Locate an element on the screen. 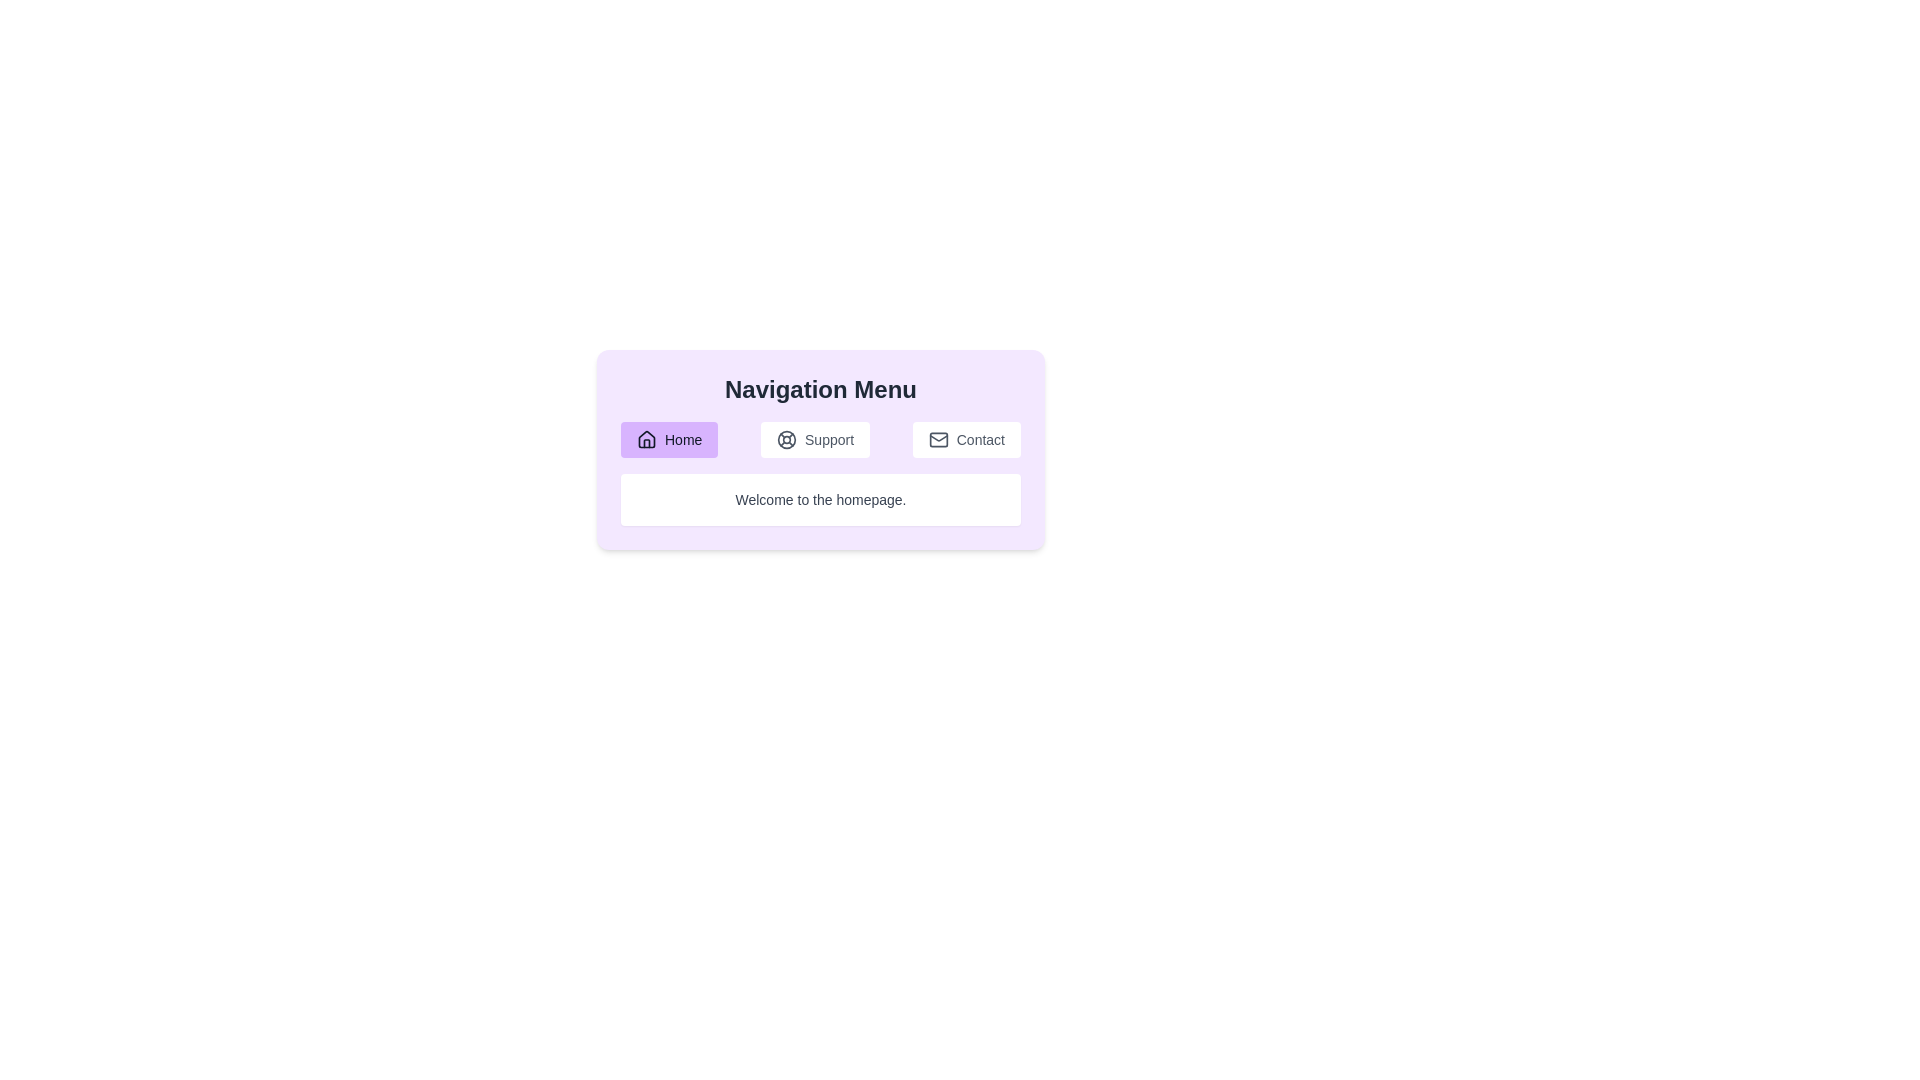 This screenshot has width=1920, height=1080. the right side text label of the 'Support' button, which provides a visual cue for its functionality, located adjacent to the life-buoy icon is located at coordinates (829, 438).